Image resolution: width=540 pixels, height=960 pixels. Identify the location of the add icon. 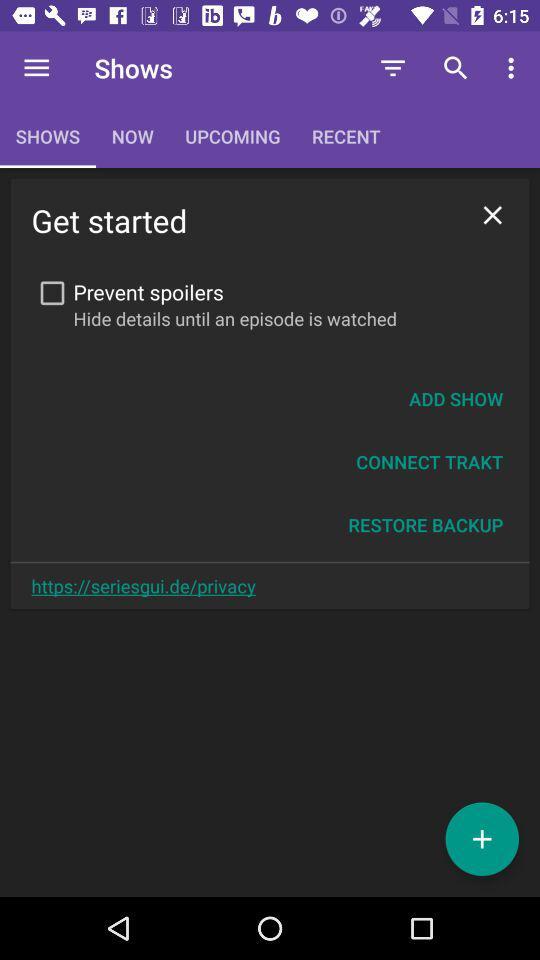
(481, 839).